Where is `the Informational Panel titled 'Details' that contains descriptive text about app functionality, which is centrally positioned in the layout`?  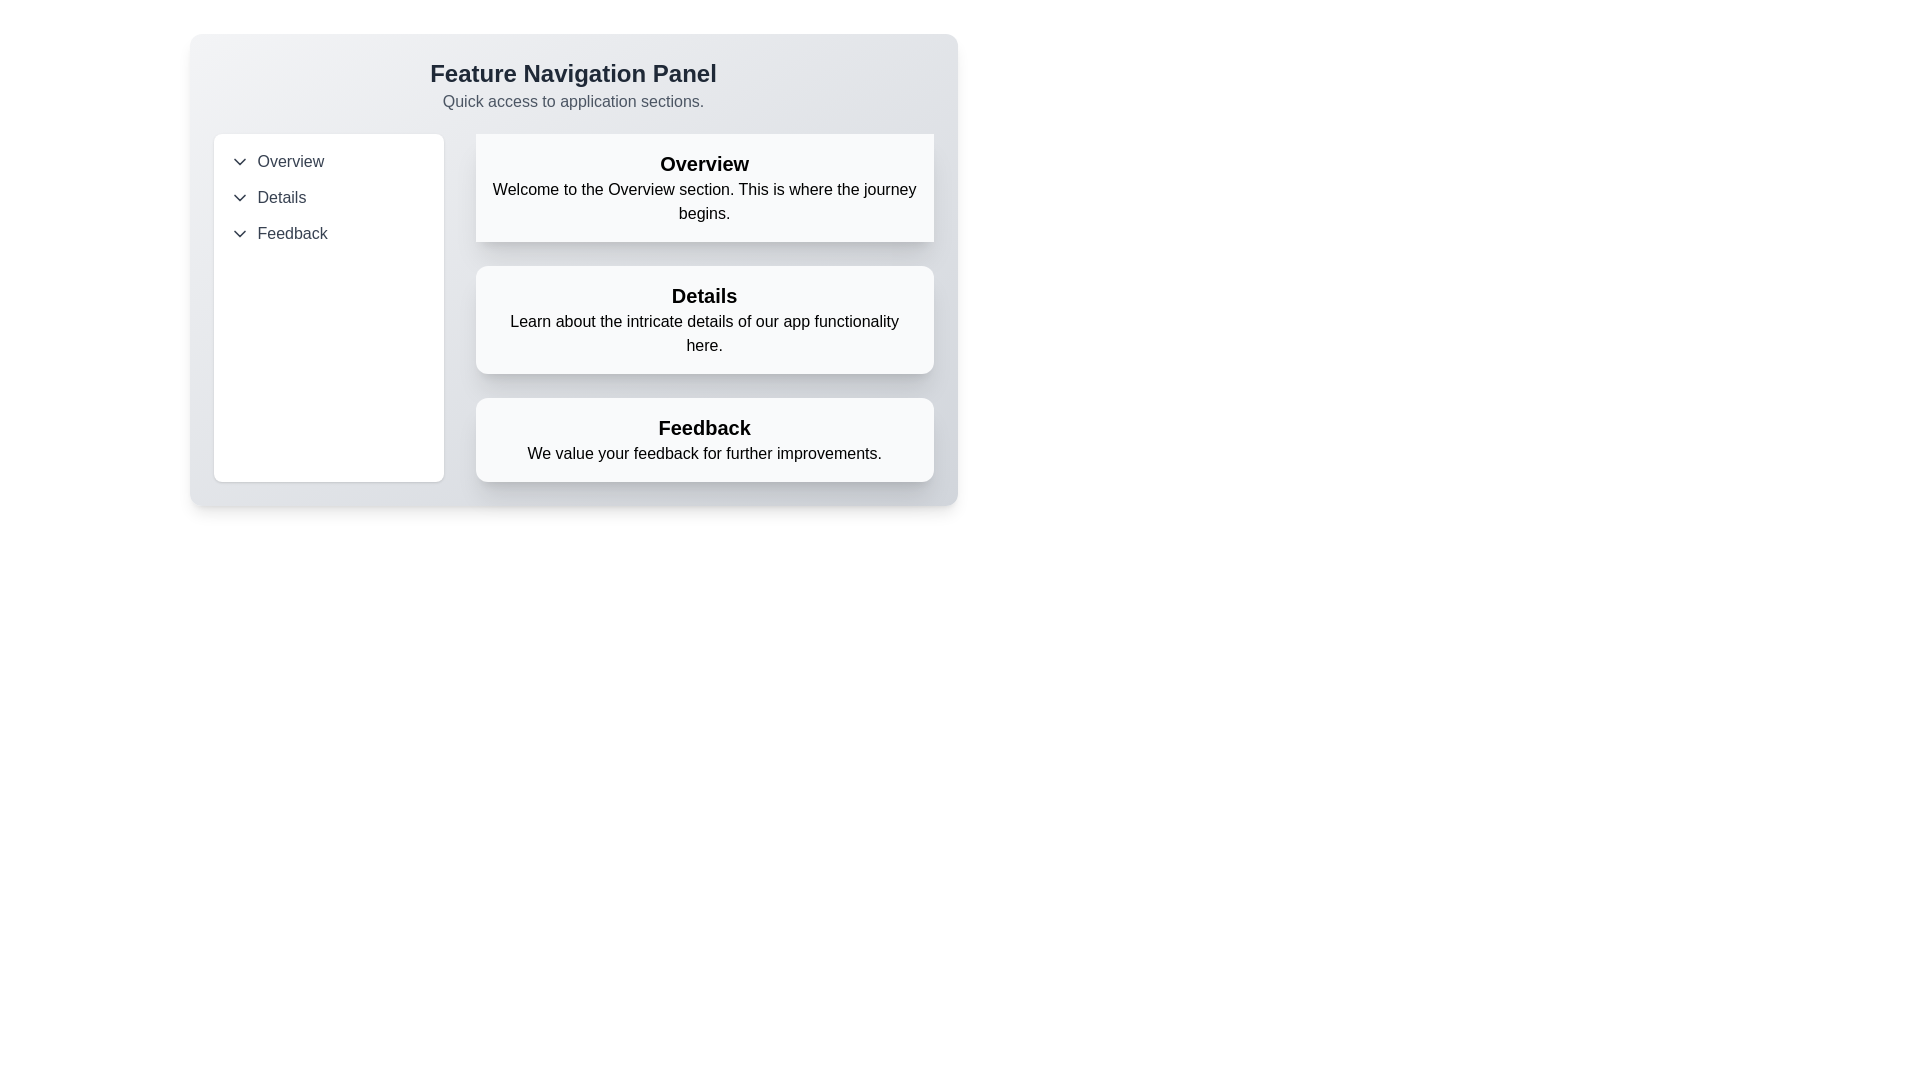 the Informational Panel titled 'Details' that contains descriptive text about app functionality, which is centrally positioned in the layout is located at coordinates (704, 319).